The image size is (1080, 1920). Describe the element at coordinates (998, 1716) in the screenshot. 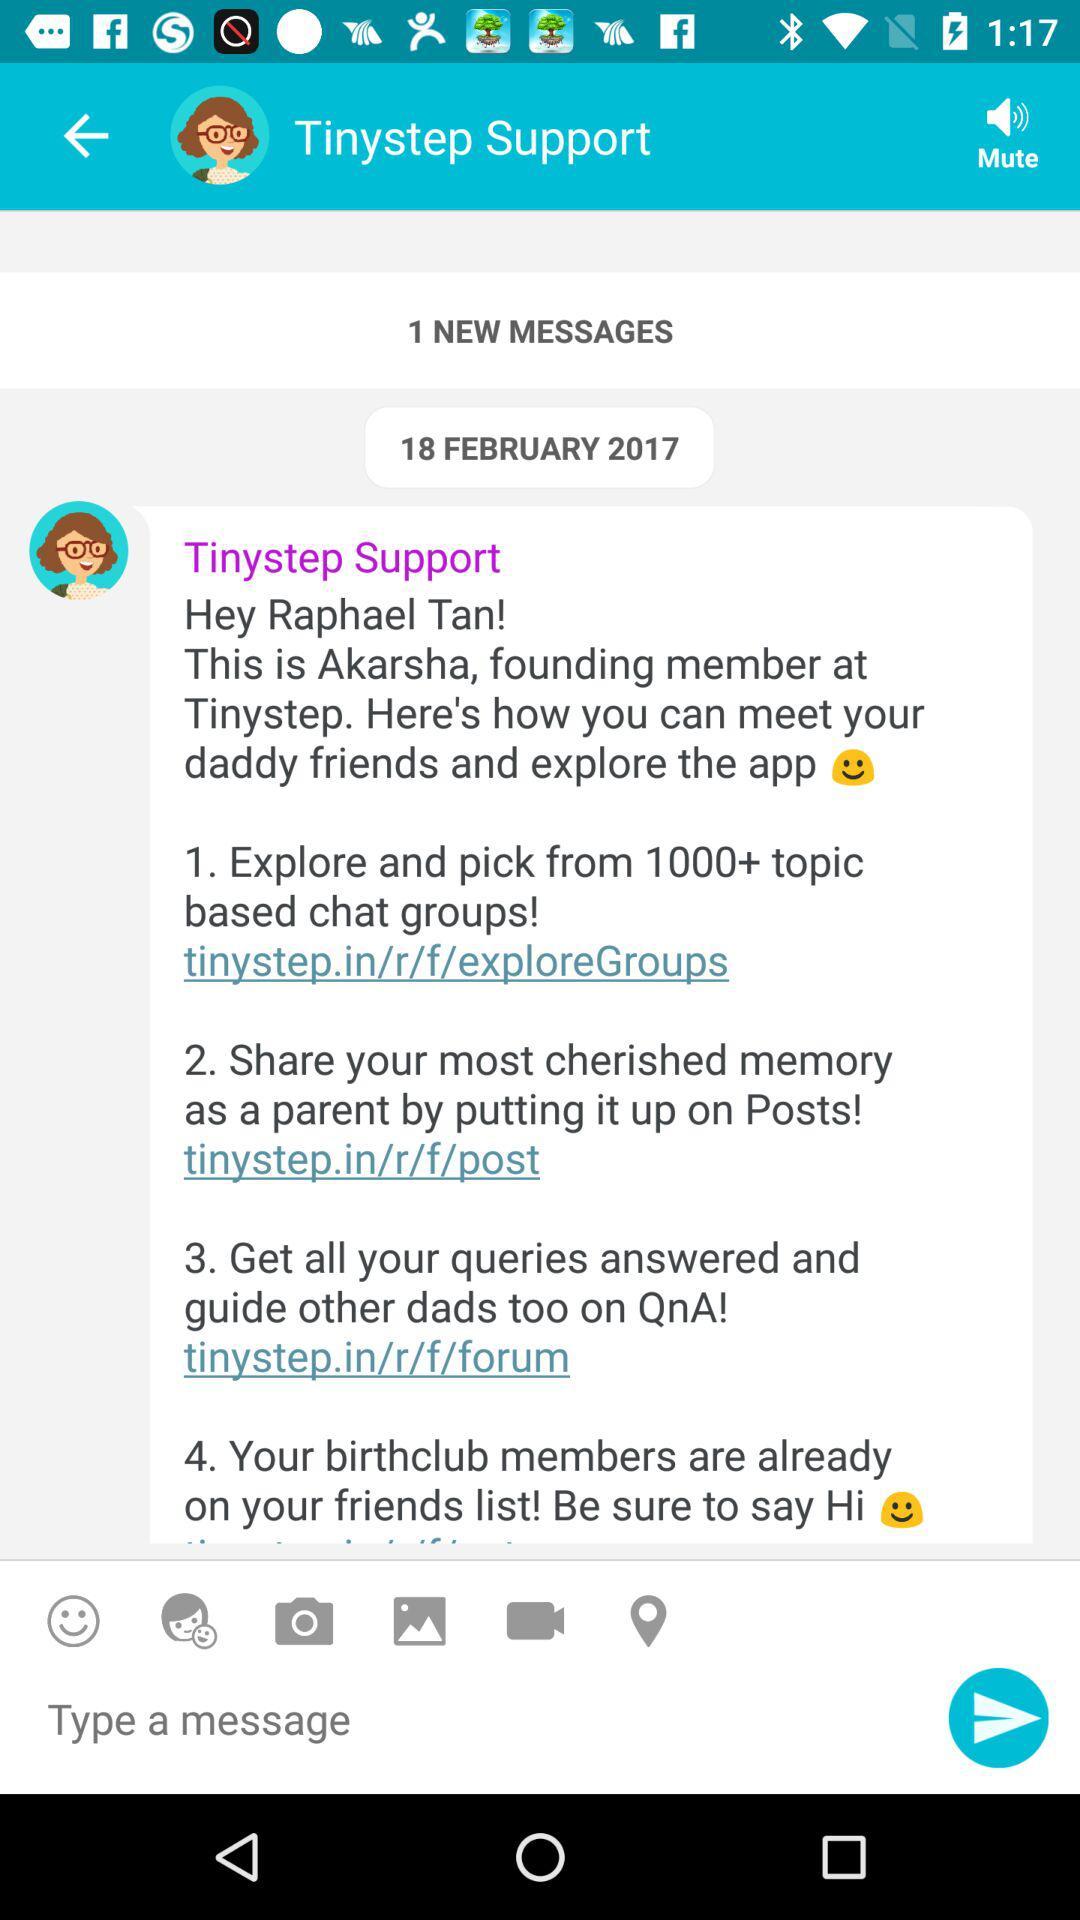

I see `send a message` at that location.